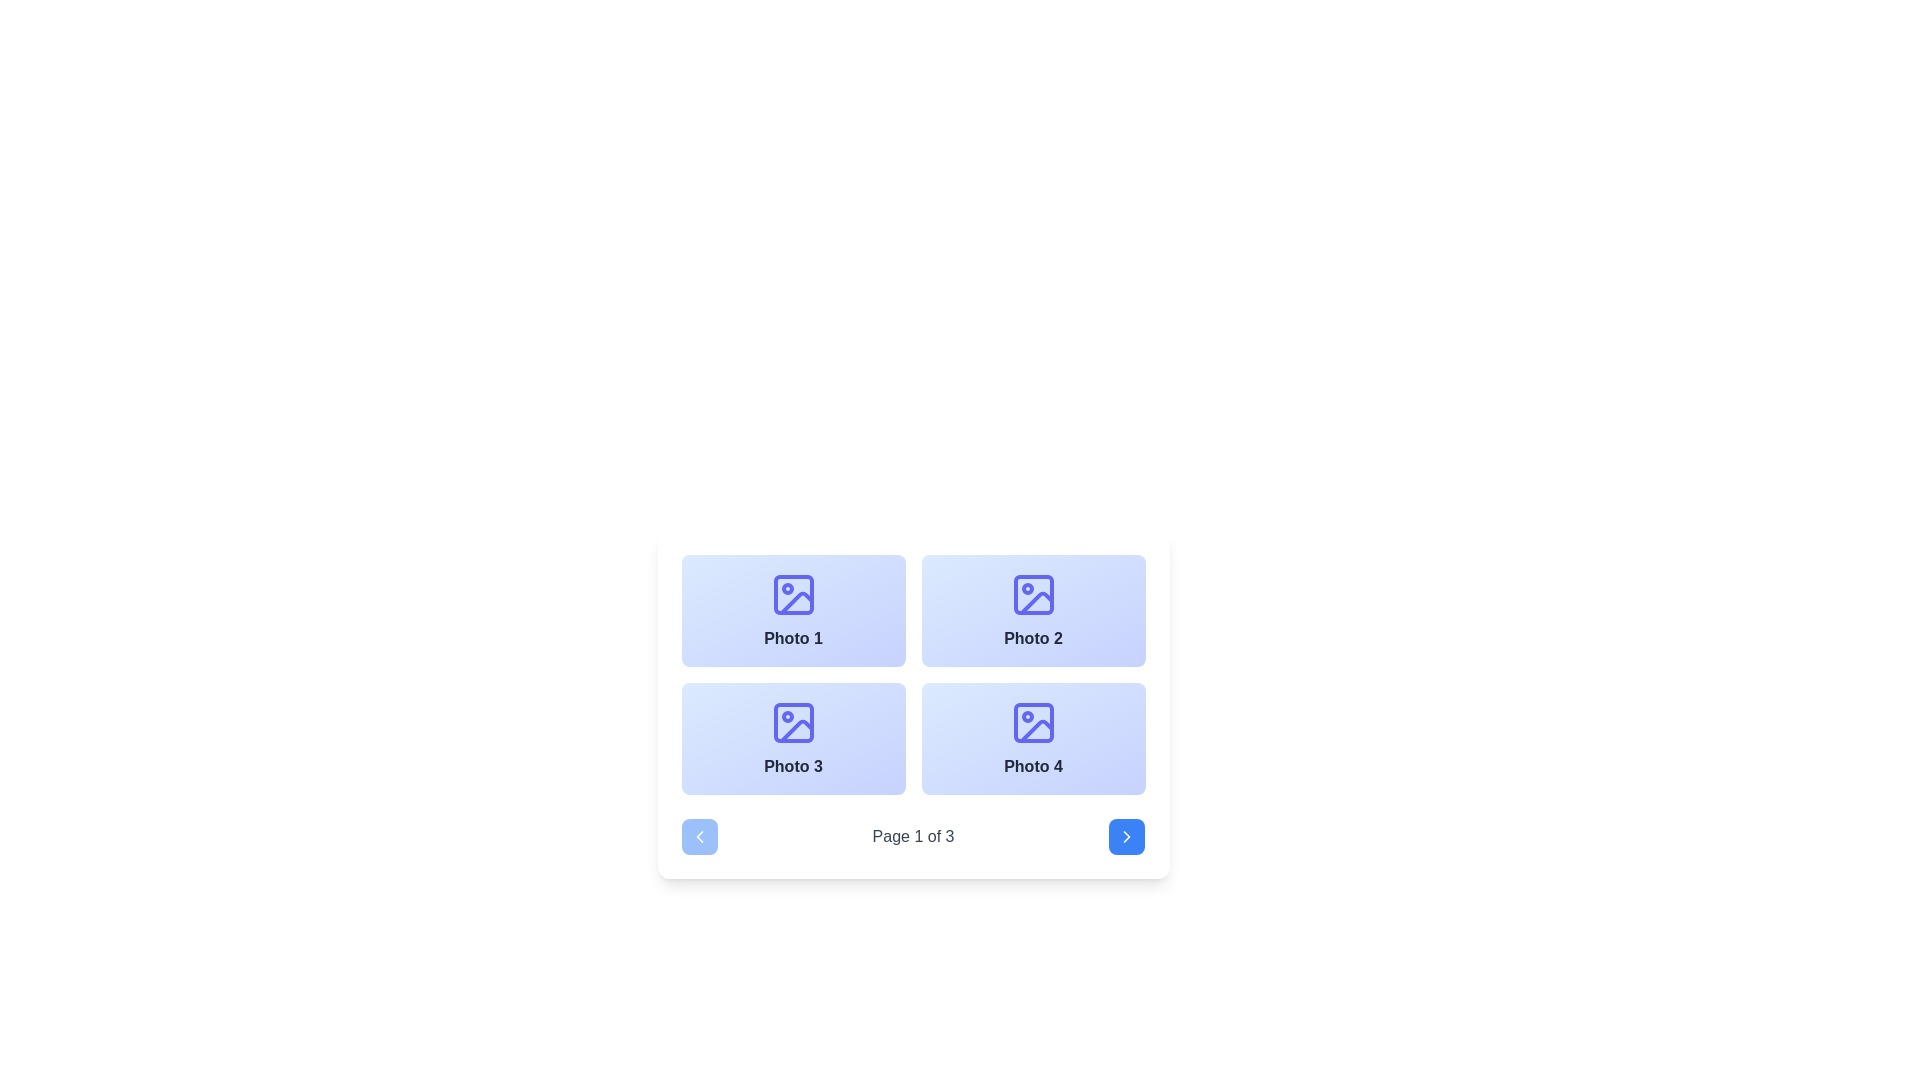 Image resolution: width=1920 pixels, height=1080 pixels. What do you see at coordinates (792, 722) in the screenshot?
I see `the Icon component, which is a small rectangle with rounded corners located in the third photo box of a 2x2 grid layout for 'Photo 3'` at bounding box center [792, 722].